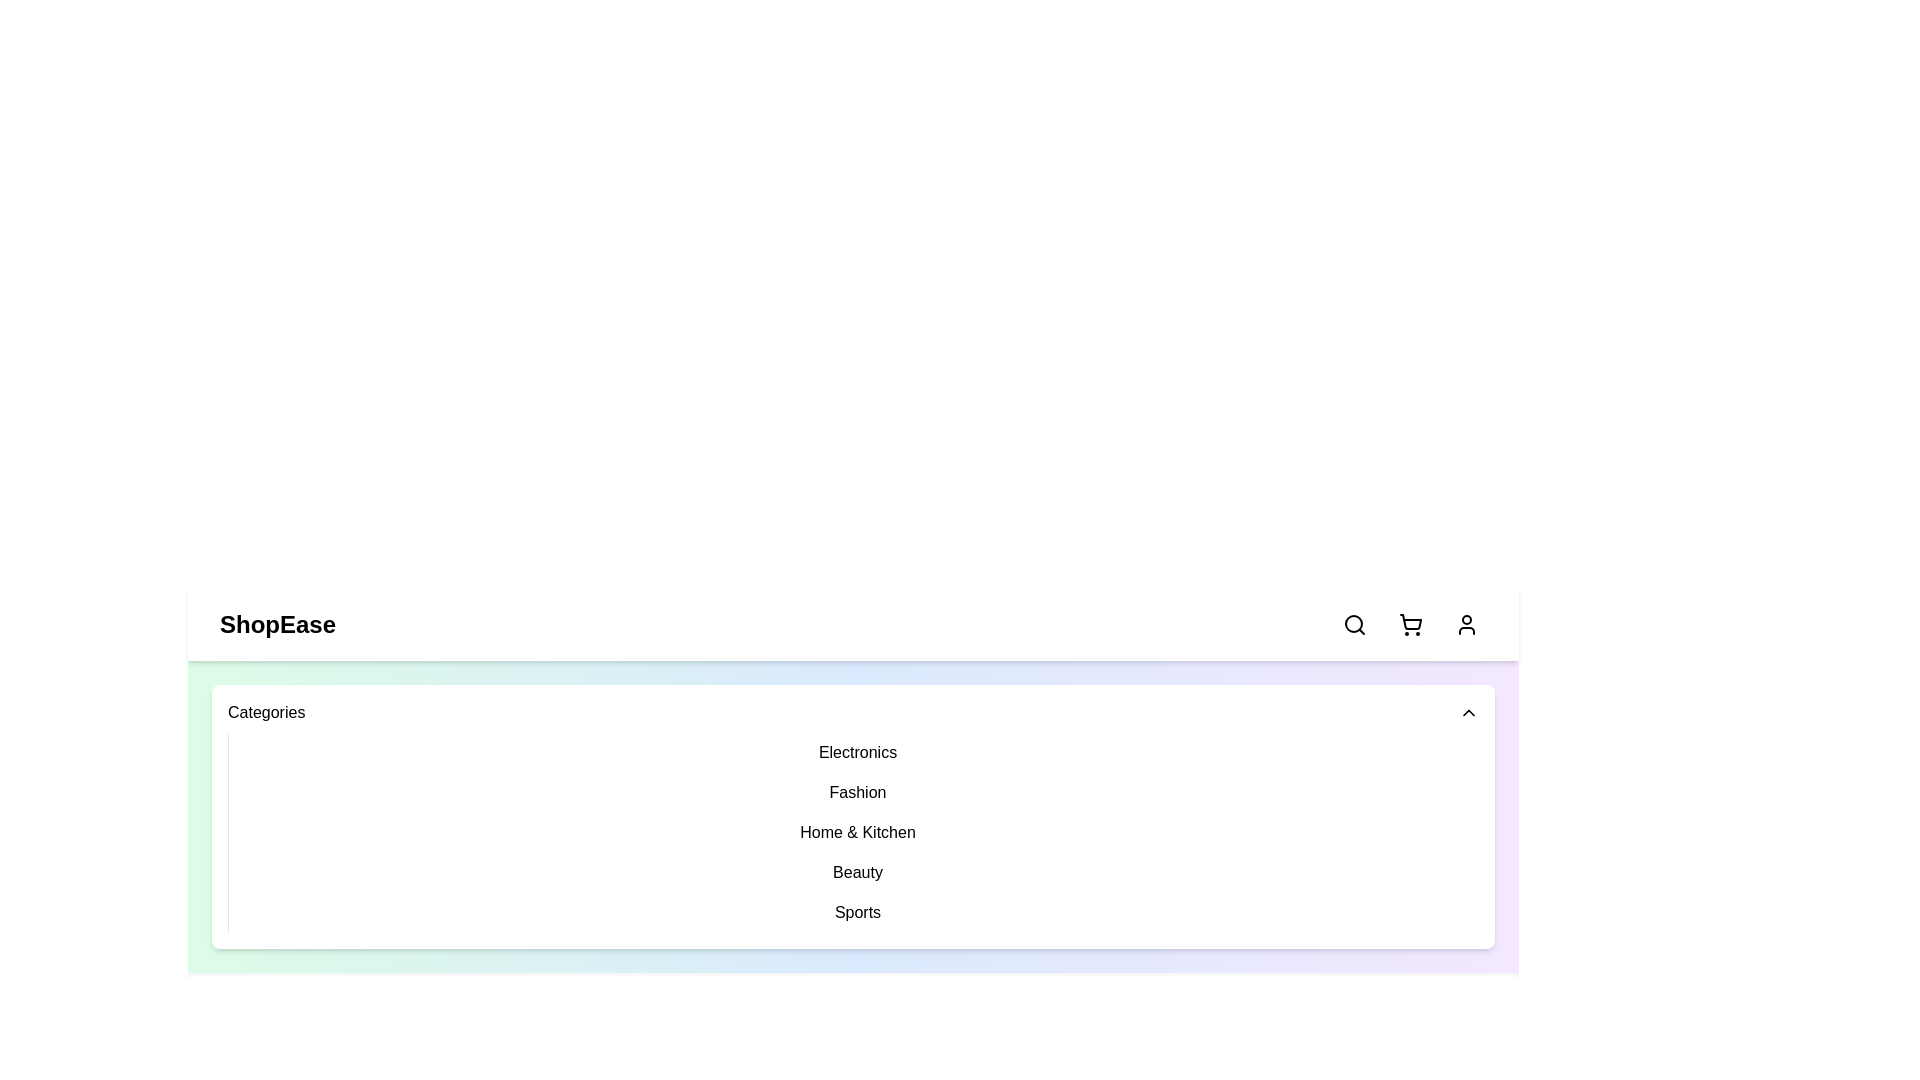 Image resolution: width=1920 pixels, height=1080 pixels. What do you see at coordinates (1354, 623) in the screenshot?
I see `the search button, which is the first icon from the left` at bounding box center [1354, 623].